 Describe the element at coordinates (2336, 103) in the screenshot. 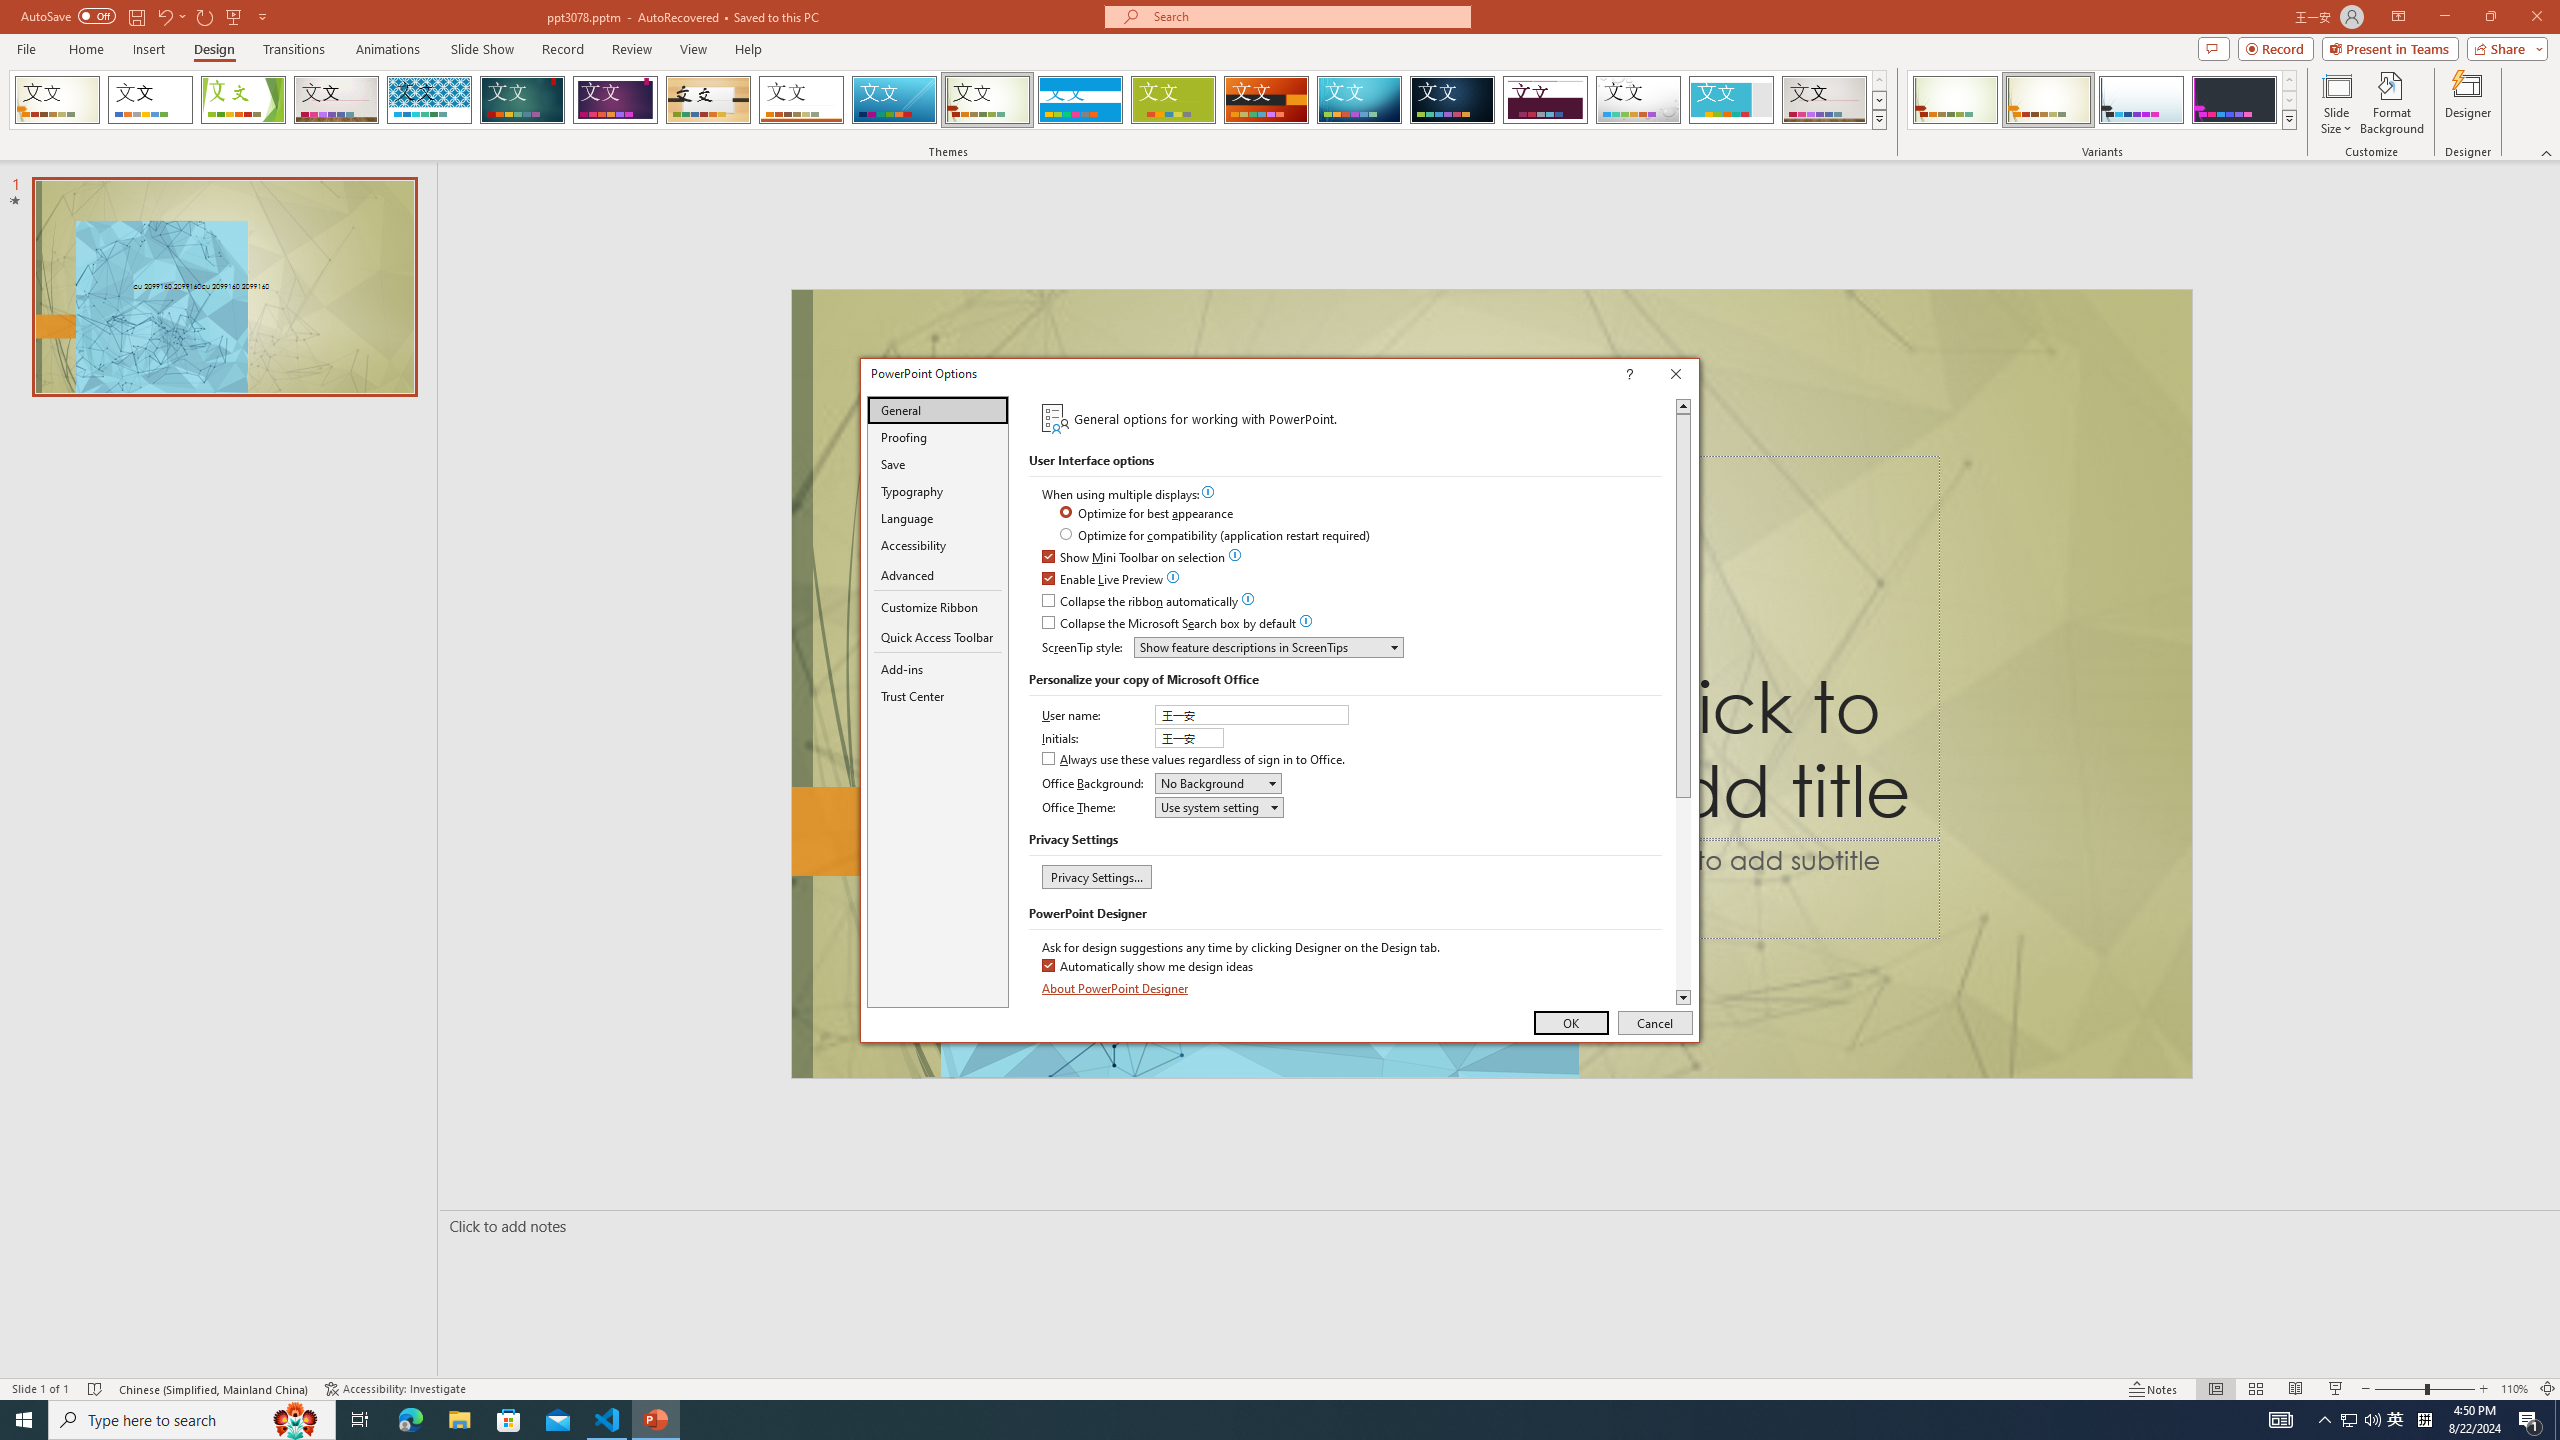

I see `'Slide Size'` at that location.